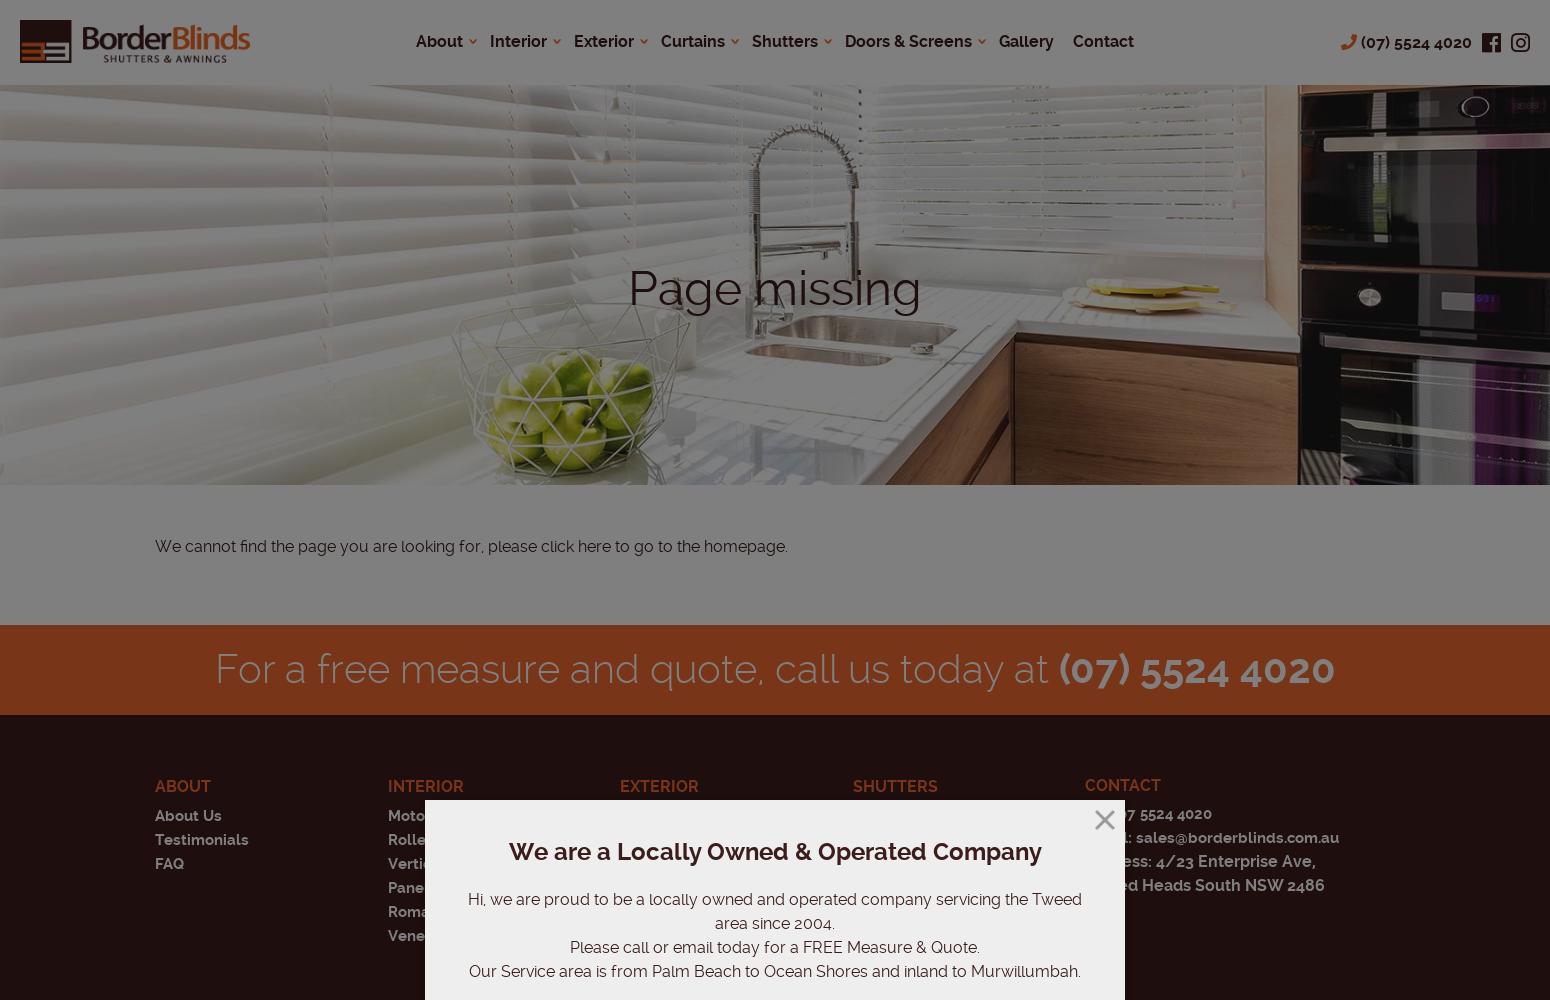  Describe the element at coordinates (1200, 860) in the screenshot. I see `'Address: 4/23 Enterprise Ave,'` at that location.